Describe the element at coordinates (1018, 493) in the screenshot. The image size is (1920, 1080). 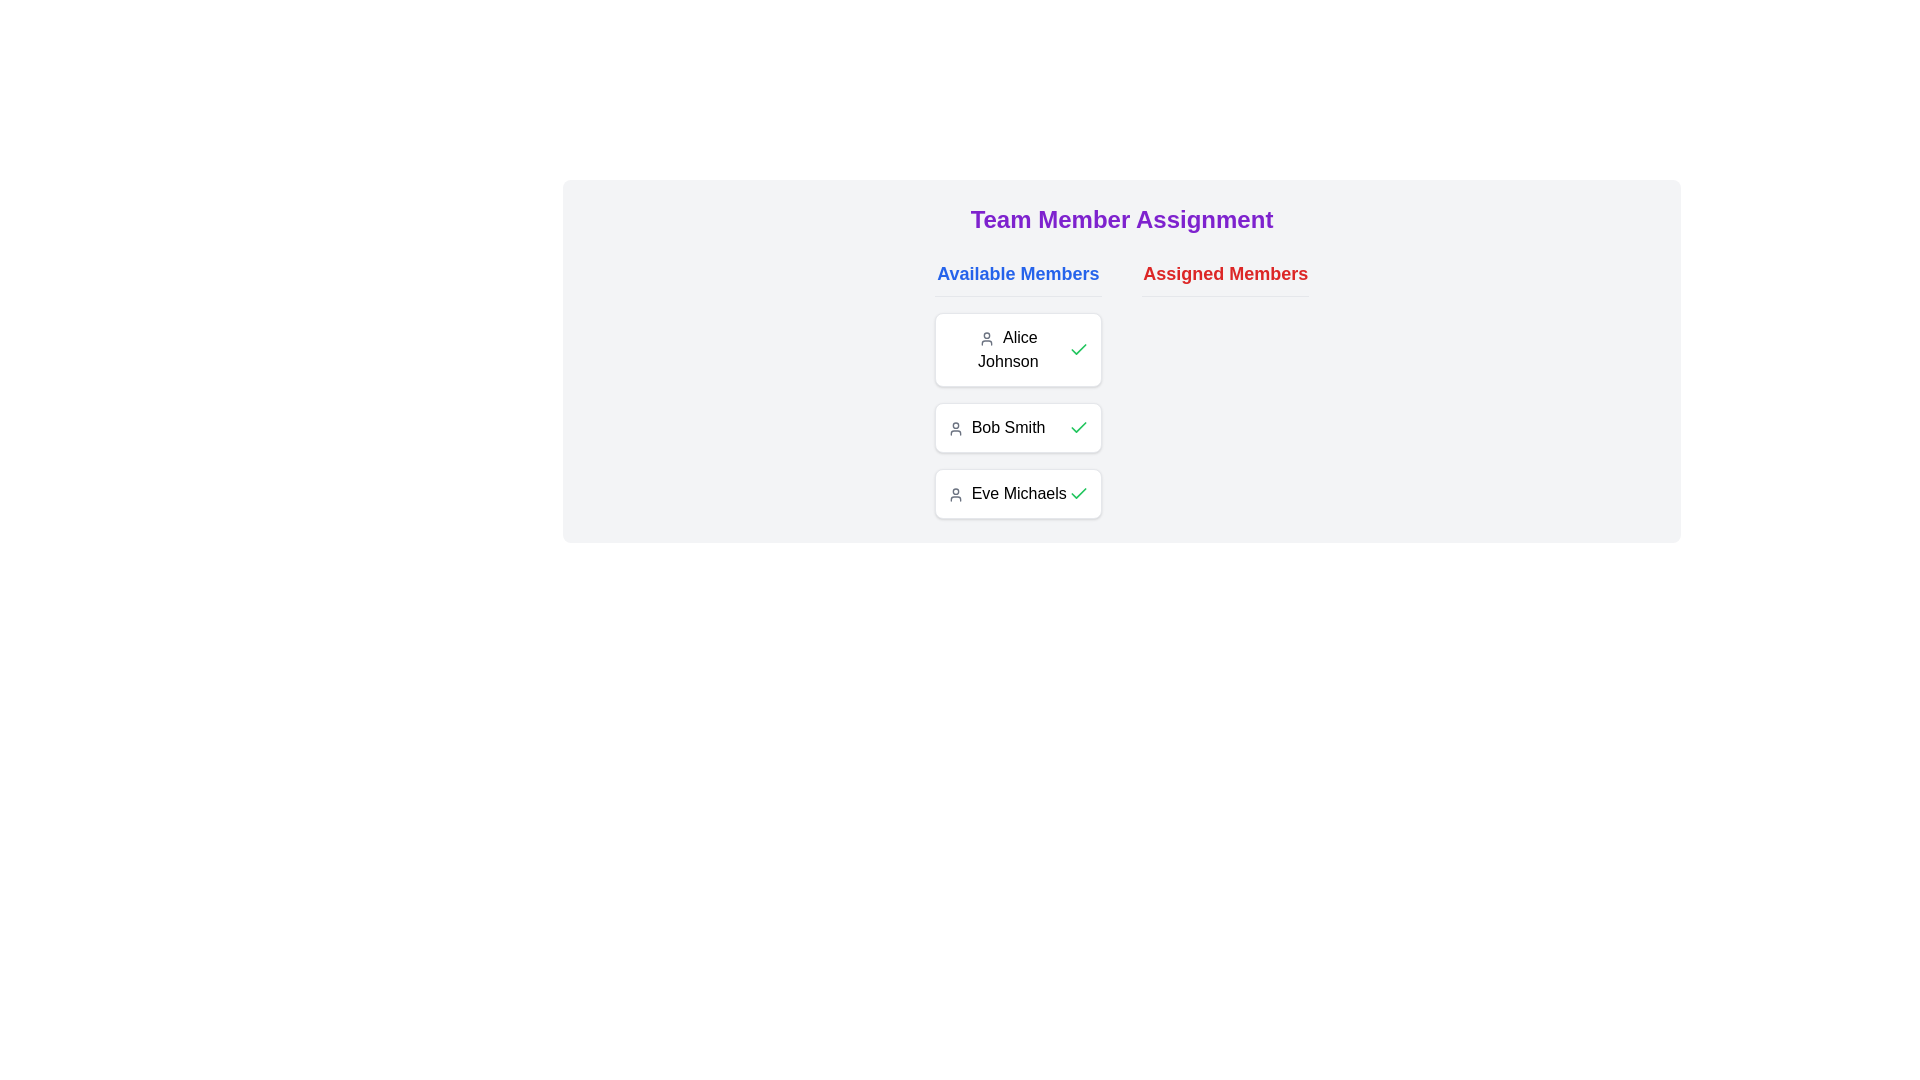
I see `the List item card representing Eve Michaels in the 'Available Members' list` at that location.